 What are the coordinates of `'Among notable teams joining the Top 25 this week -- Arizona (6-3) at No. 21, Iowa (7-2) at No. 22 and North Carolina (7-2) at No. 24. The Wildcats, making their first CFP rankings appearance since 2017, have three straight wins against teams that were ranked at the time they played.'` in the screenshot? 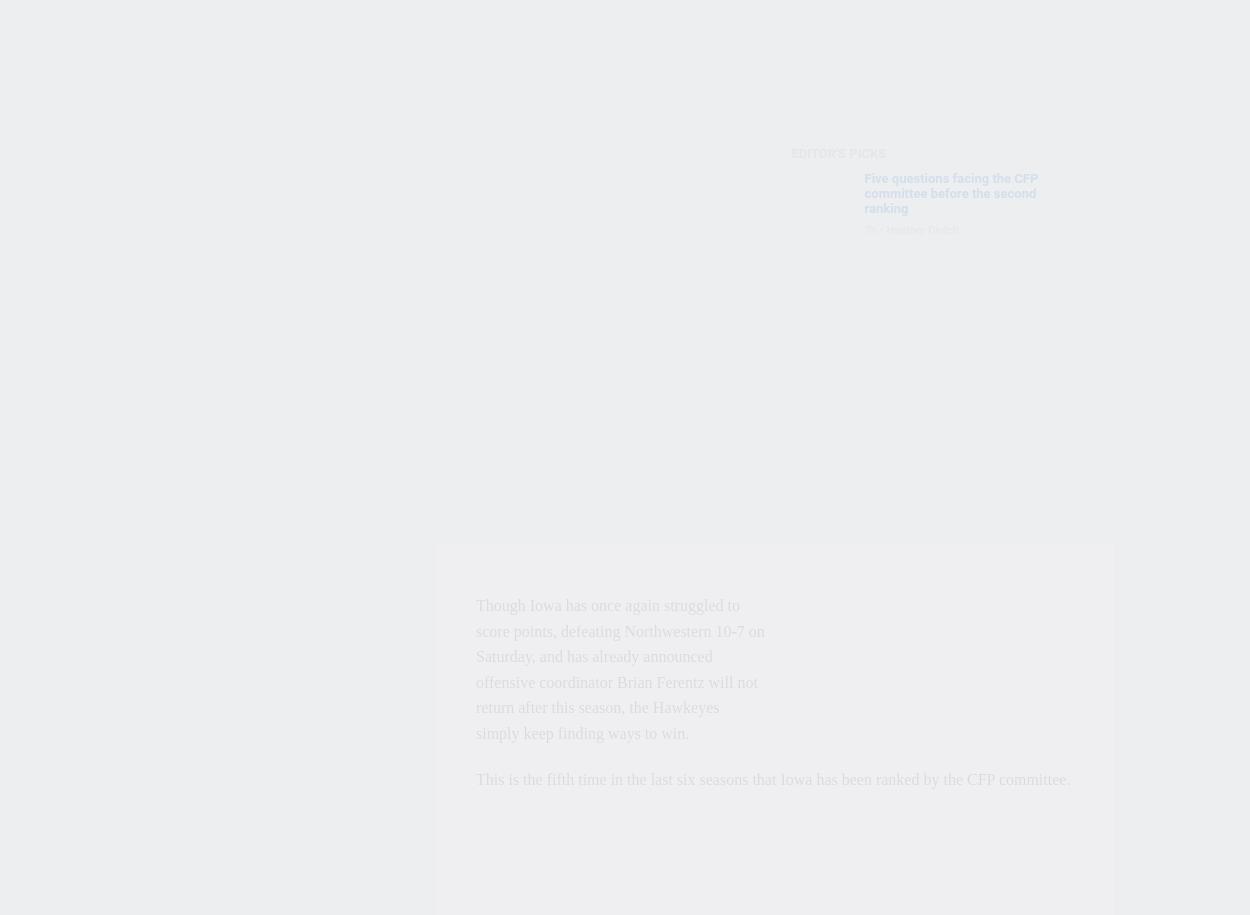 It's located at (618, 481).